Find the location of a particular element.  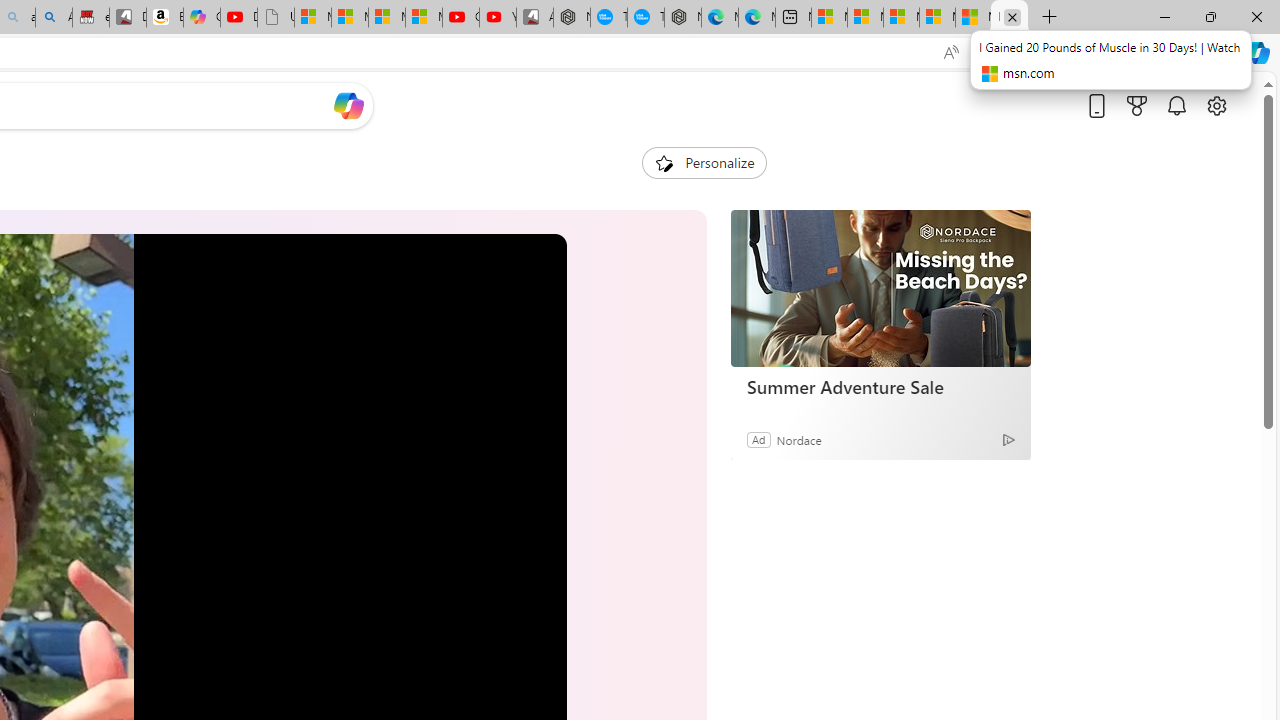

'Microsoft Start' is located at coordinates (973, 17).